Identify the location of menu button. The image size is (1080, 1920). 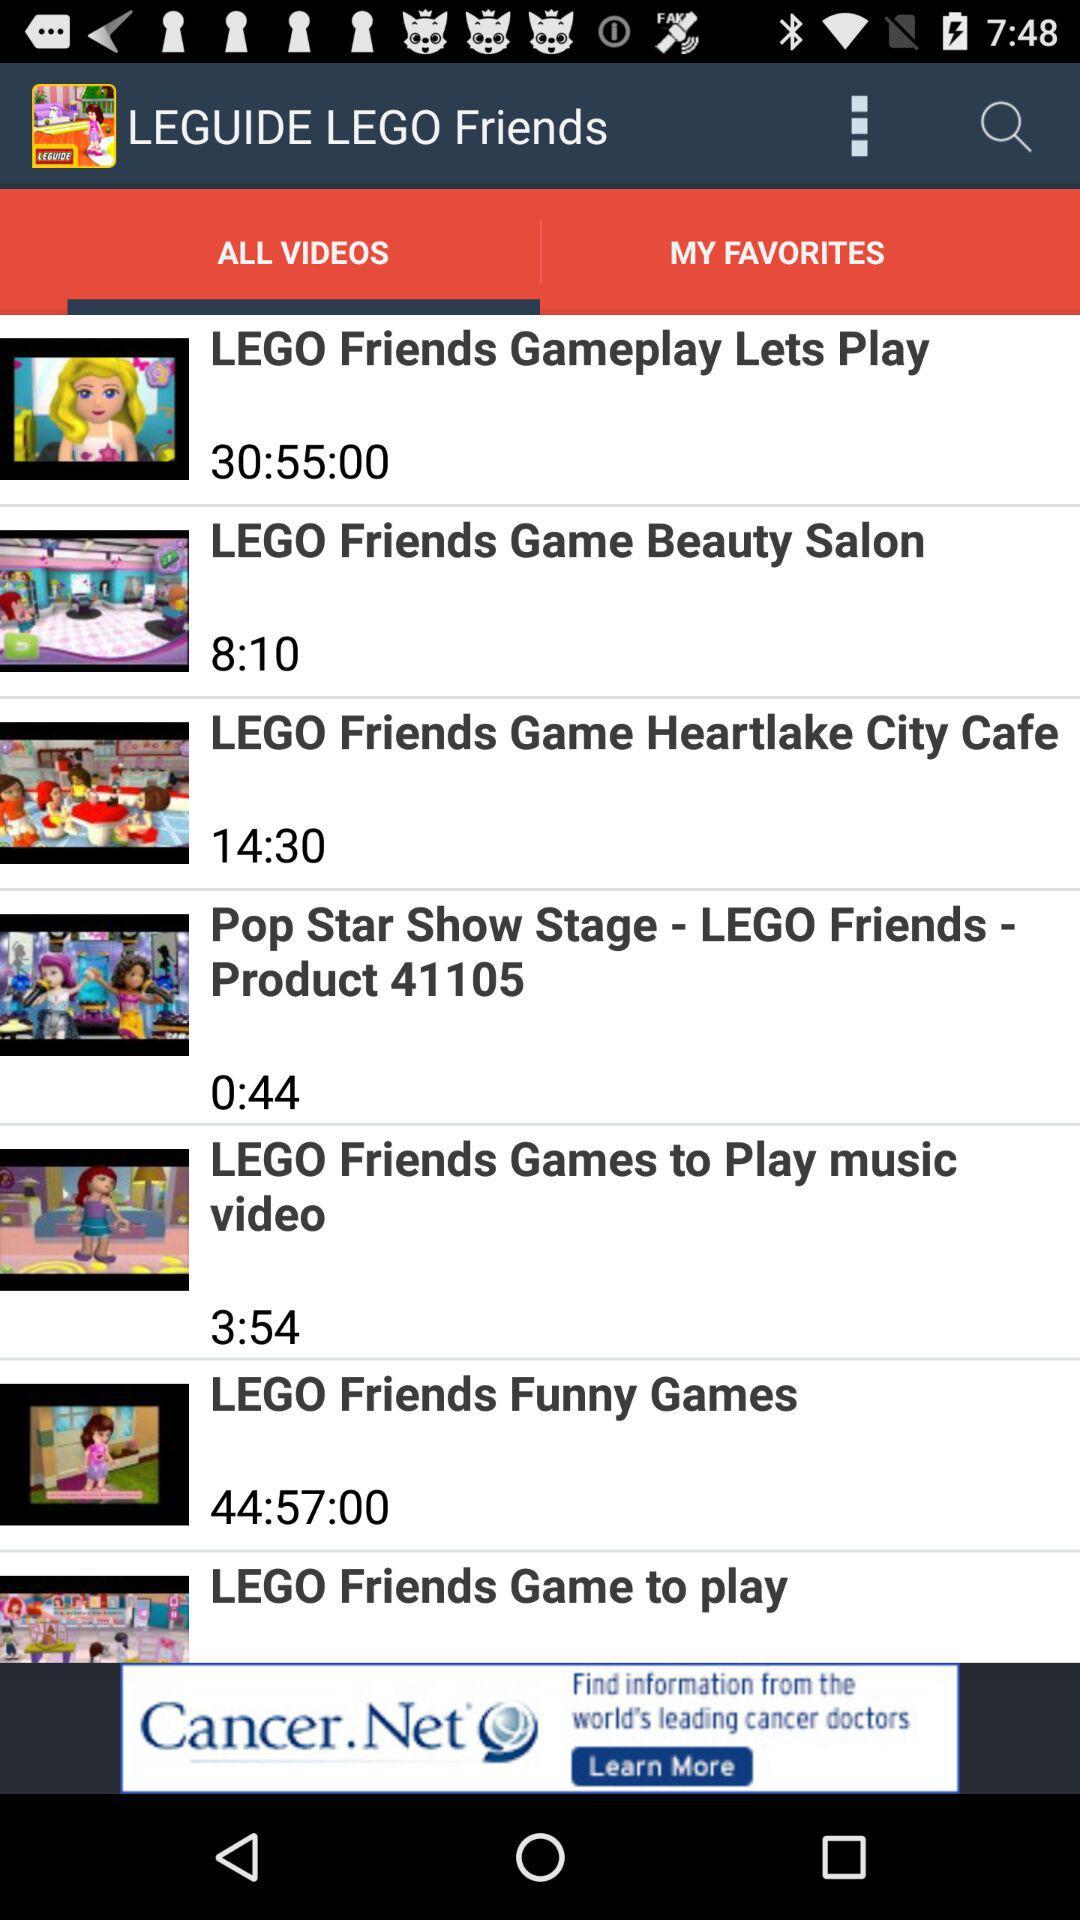
(858, 124).